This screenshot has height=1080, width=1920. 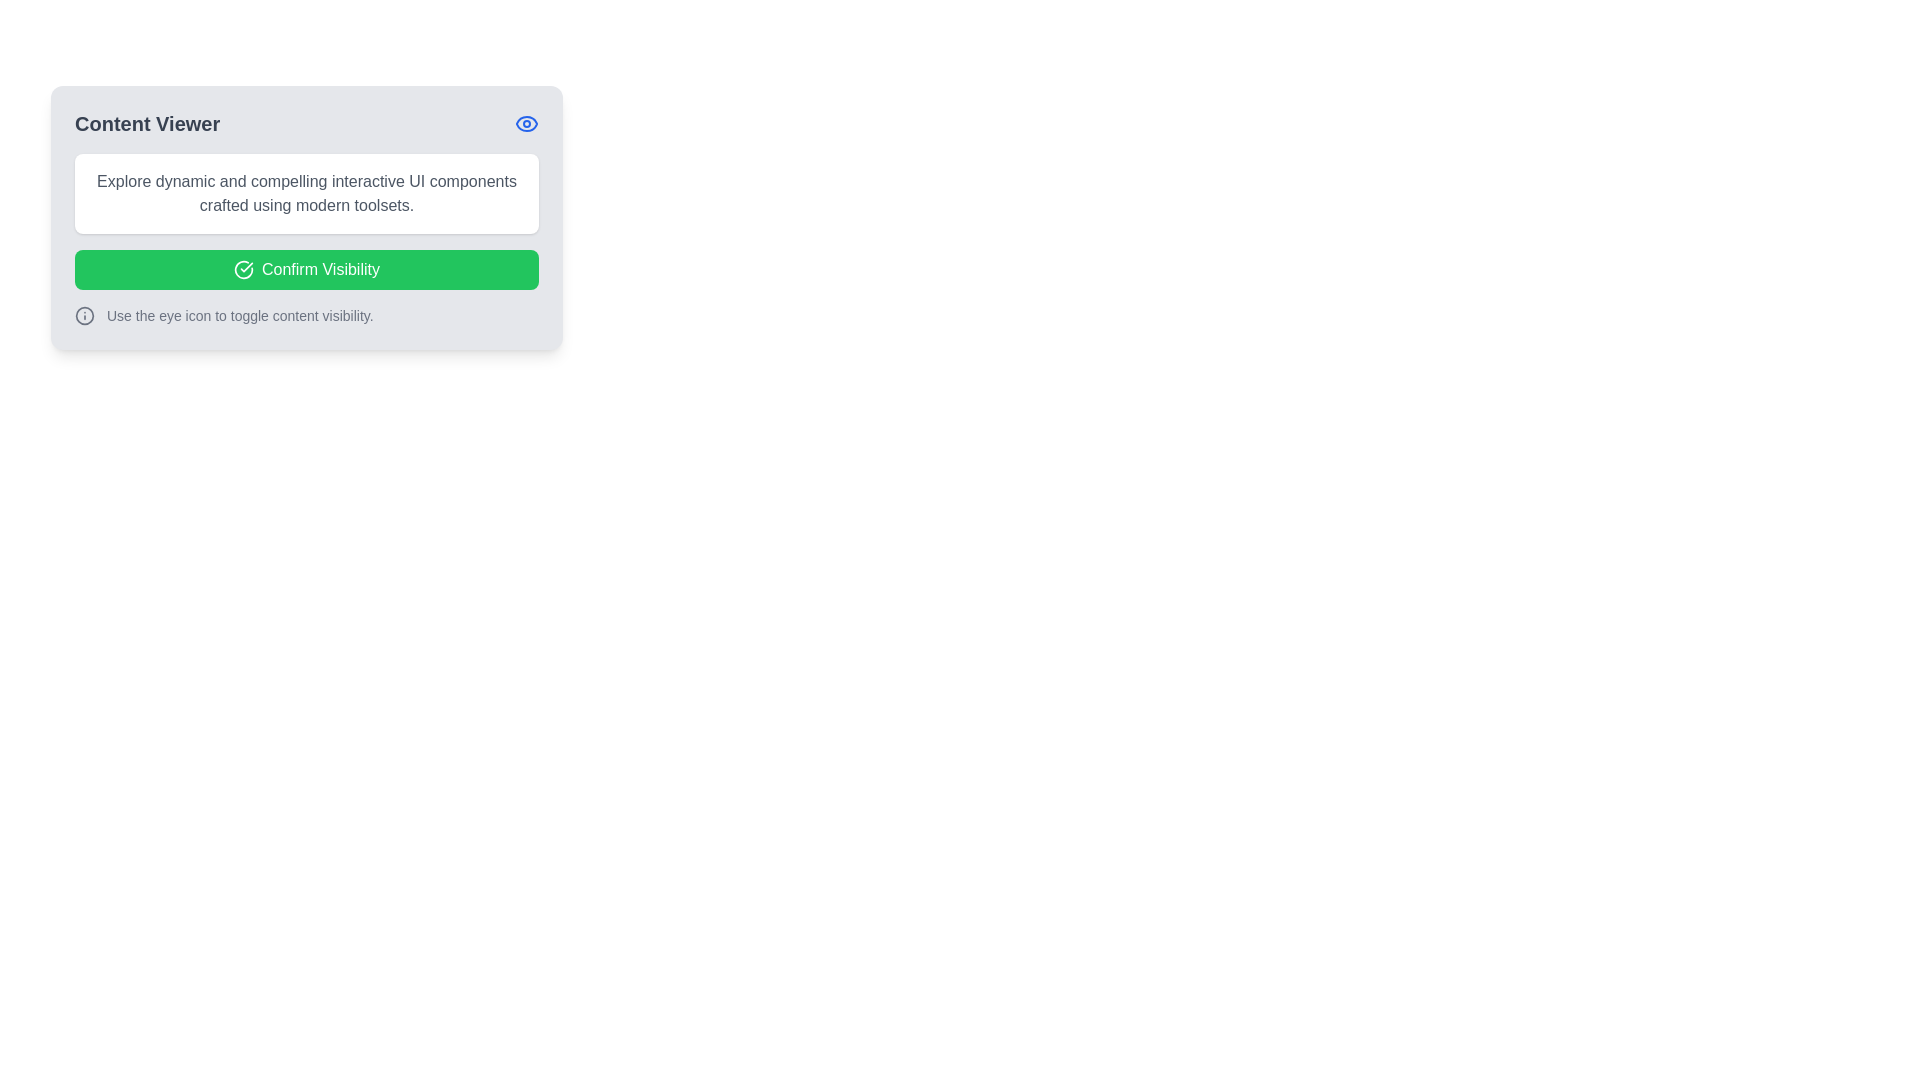 I want to click on instructional text from the Text label located to the right of the circular informational icon, centered horizontally in the lower section of the interface window, so click(x=240, y=315).